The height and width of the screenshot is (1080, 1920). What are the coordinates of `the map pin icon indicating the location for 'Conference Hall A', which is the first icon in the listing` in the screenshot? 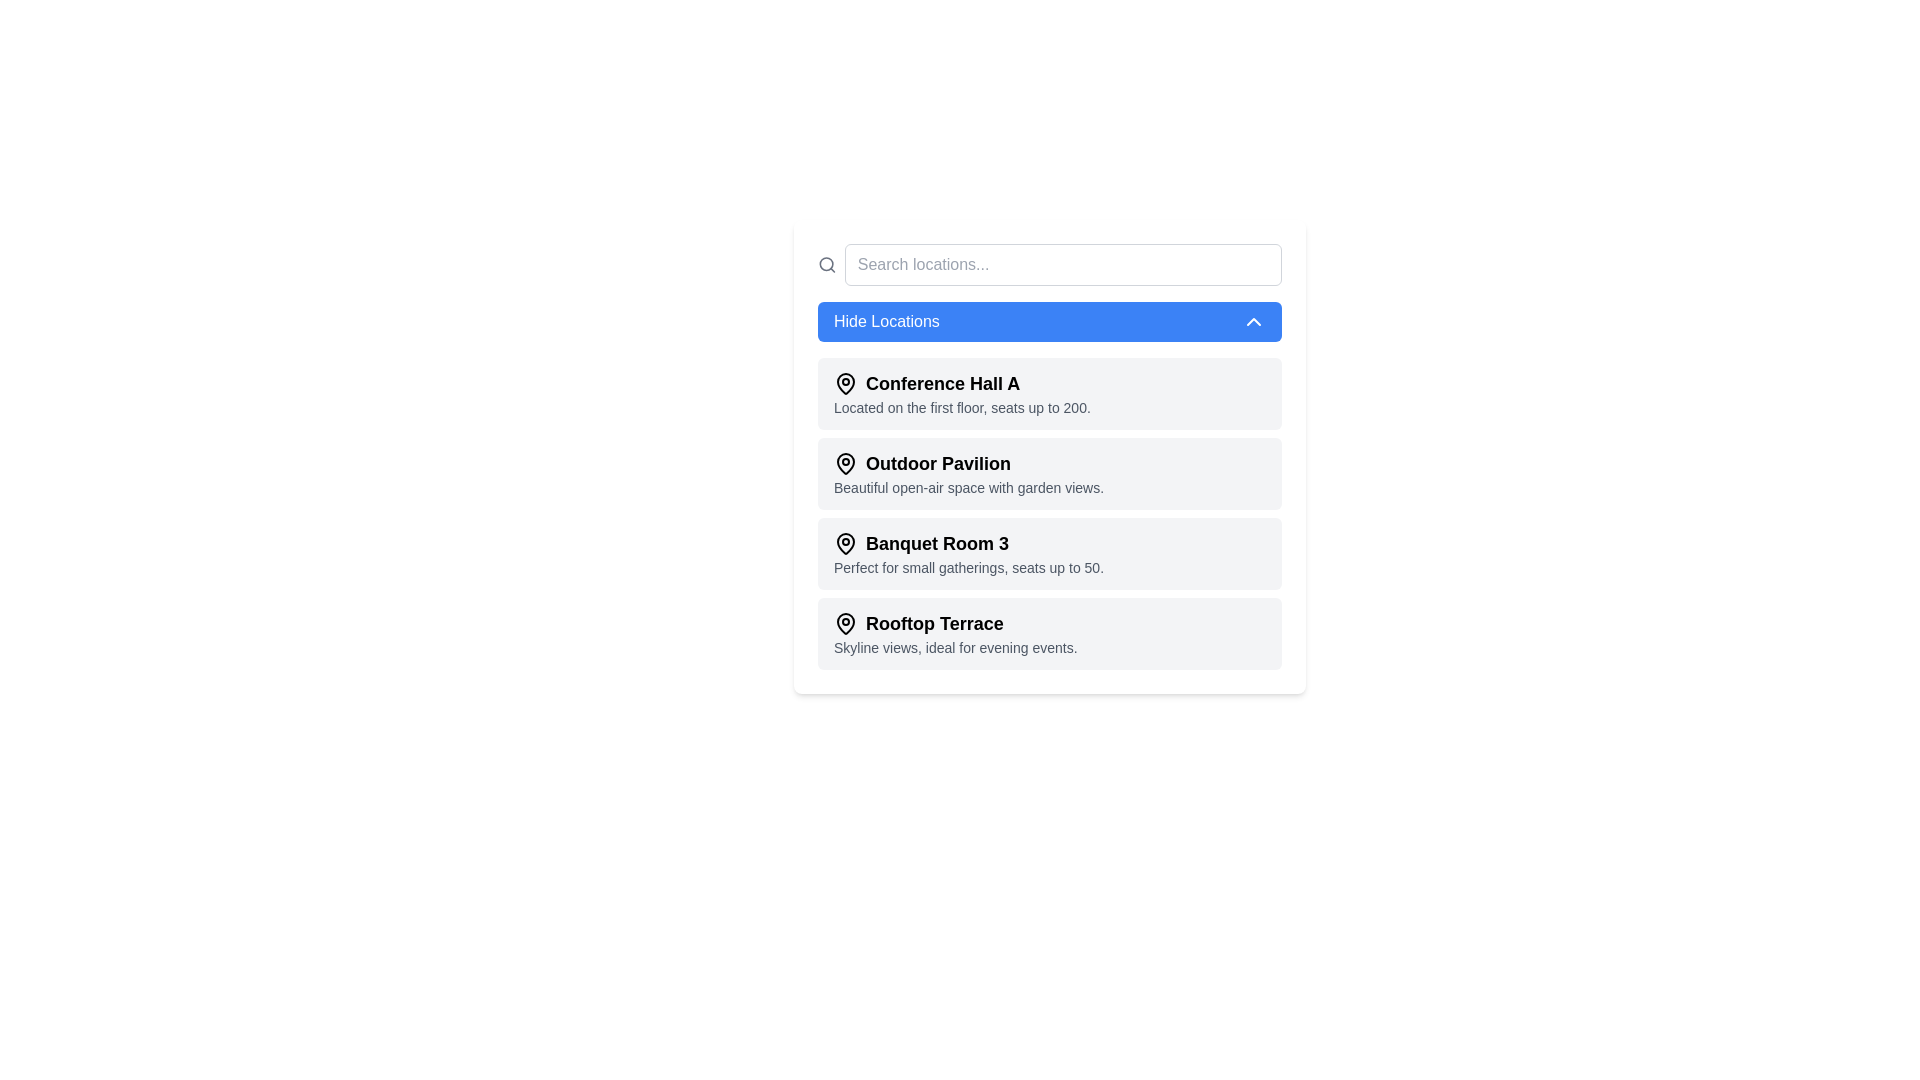 It's located at (845, 382).